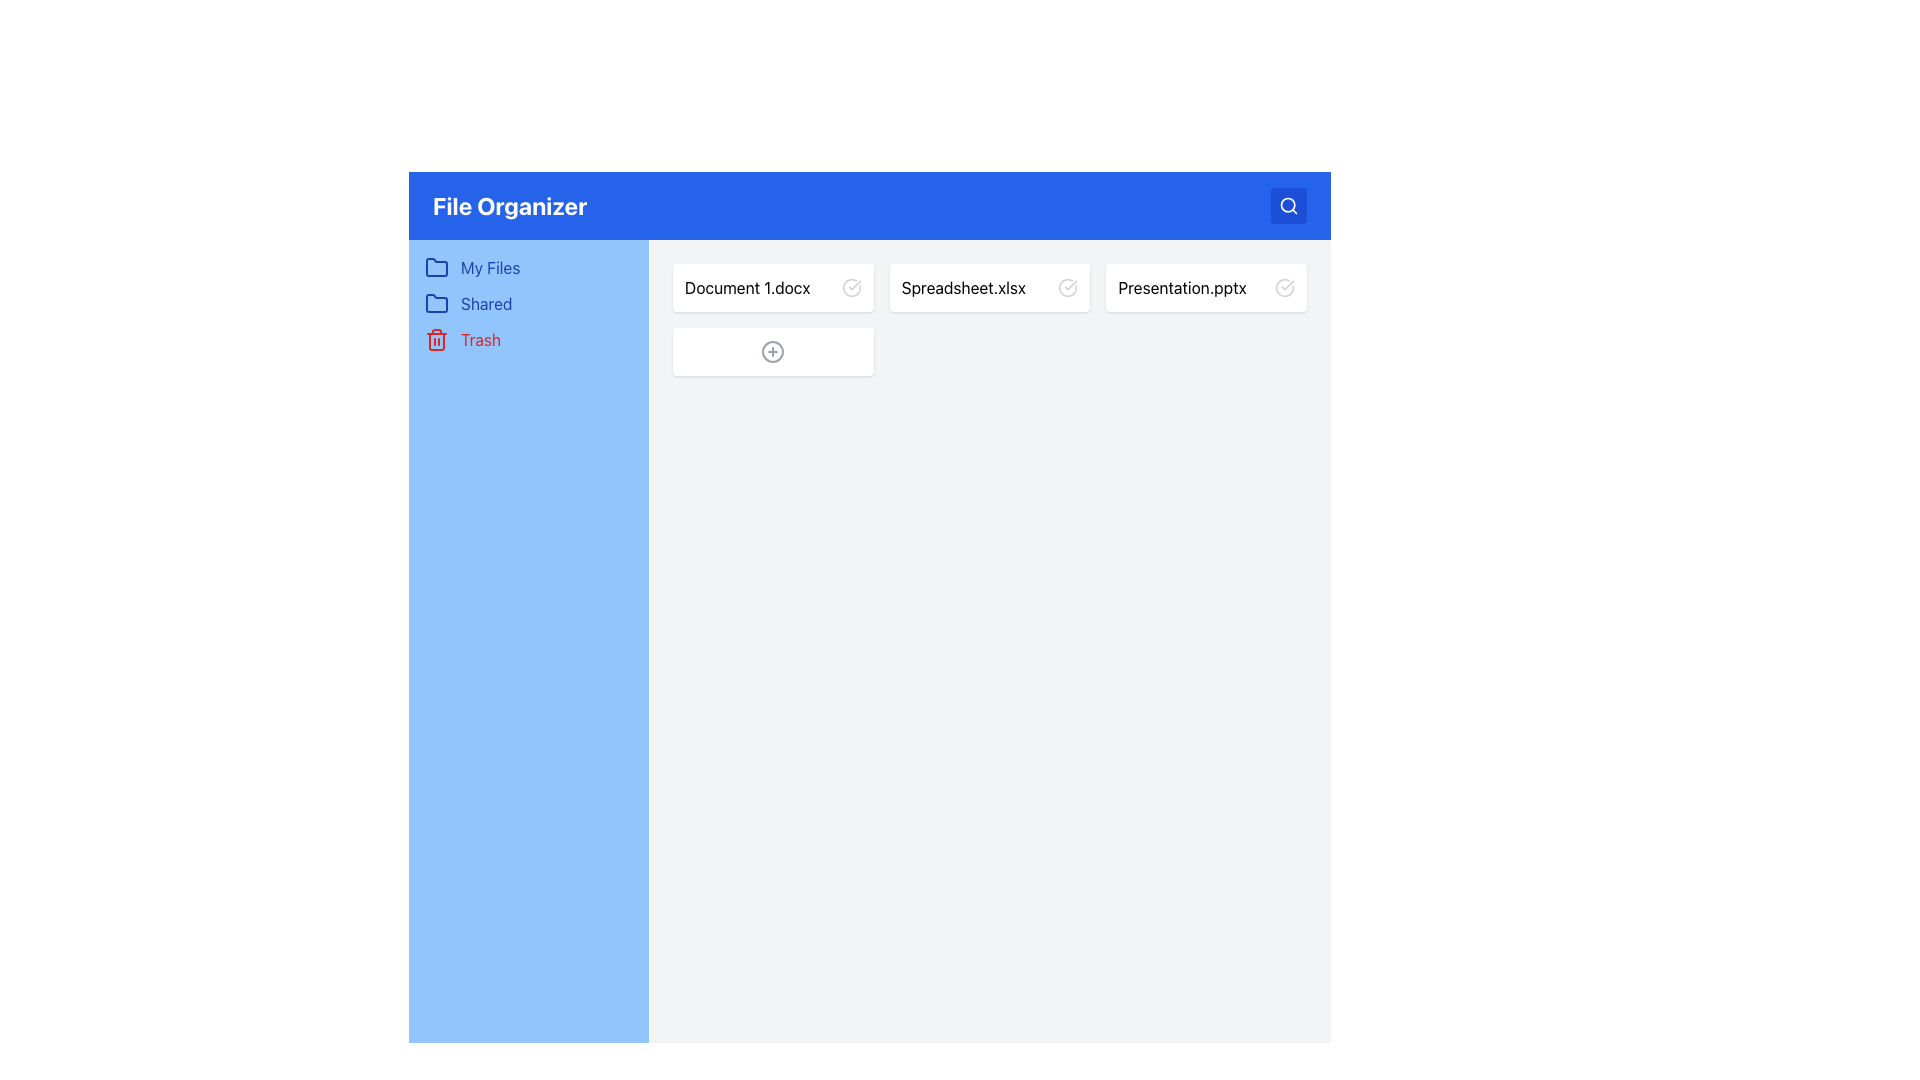 The width and height of the screenshot is (1920, 1080). I want to click on the 'My Files' text label in the left-hand navigation panel, so click(490, 266).